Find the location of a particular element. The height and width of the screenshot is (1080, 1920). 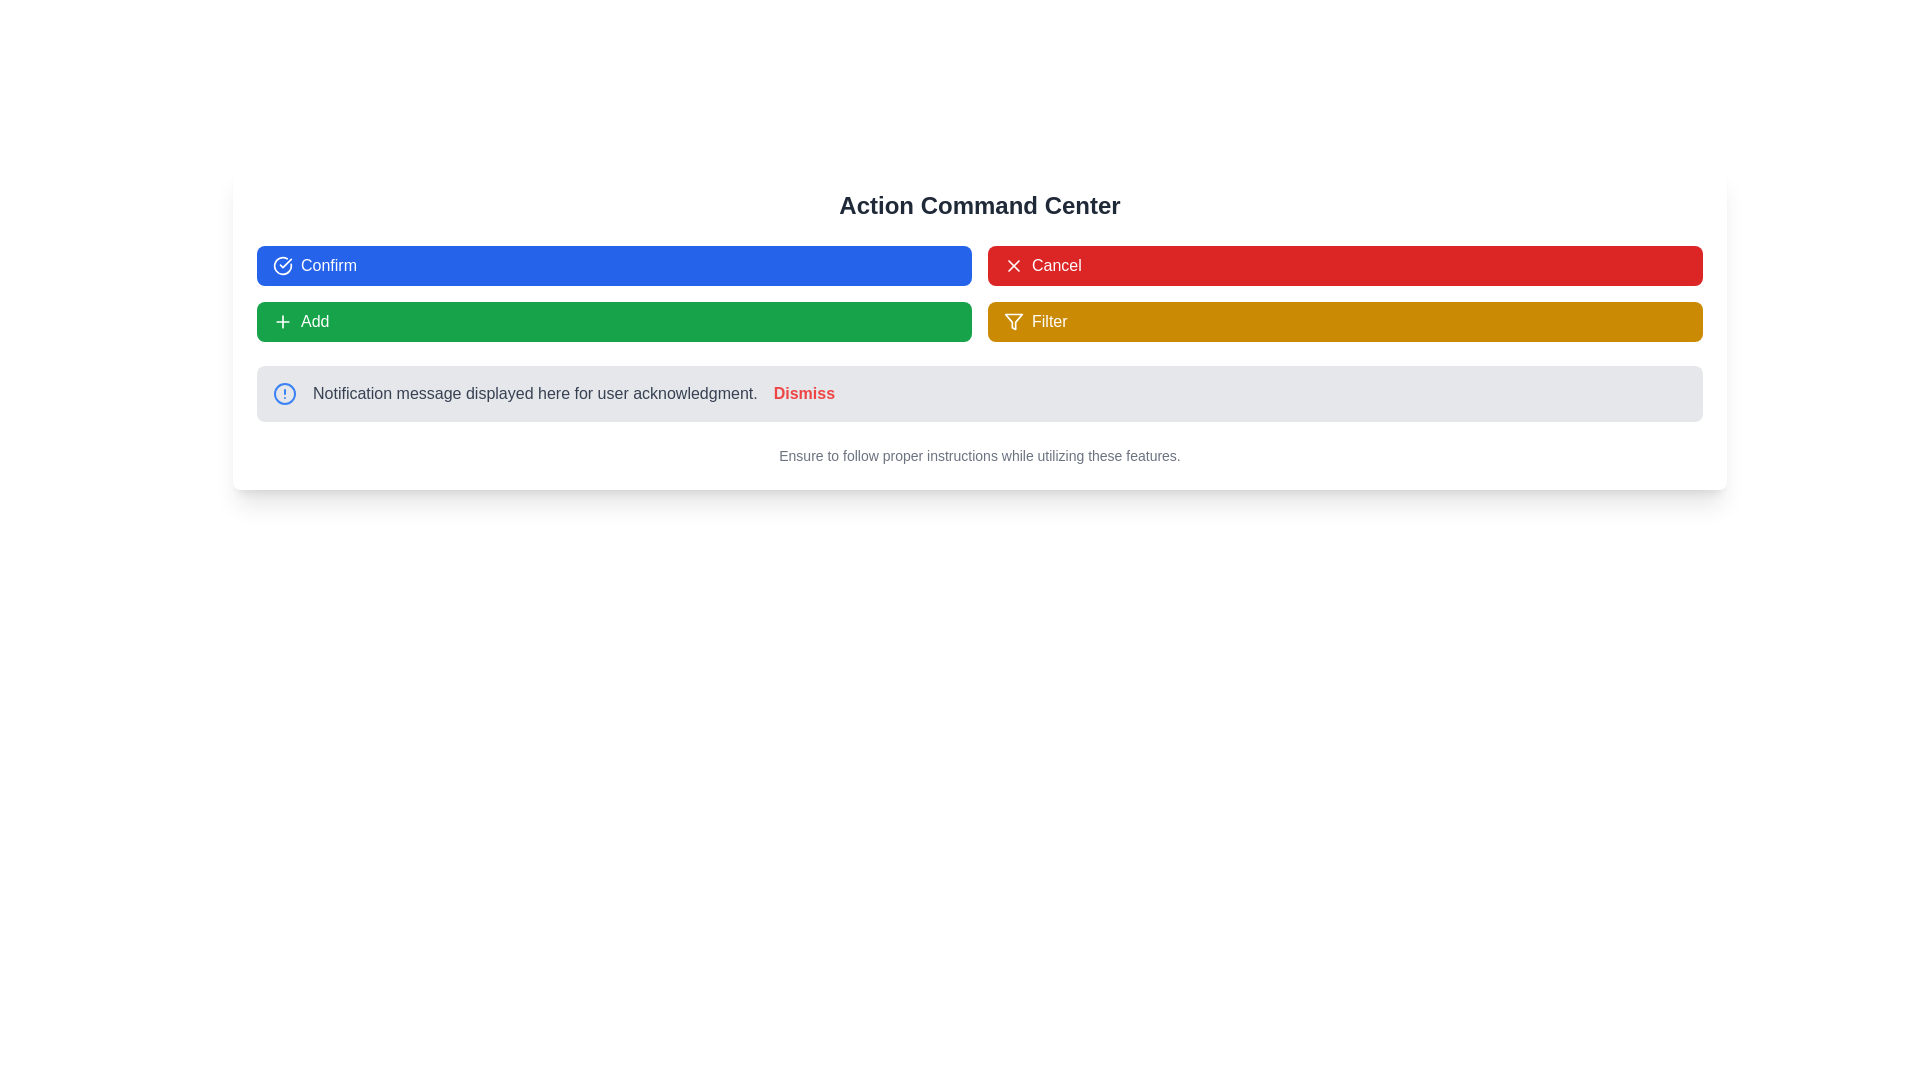

the circular checkmark icon located on the left side of the 'Confirm' button, which has a blue stroke and is styled with a blue background and white text is located at coordinates (282, 265).